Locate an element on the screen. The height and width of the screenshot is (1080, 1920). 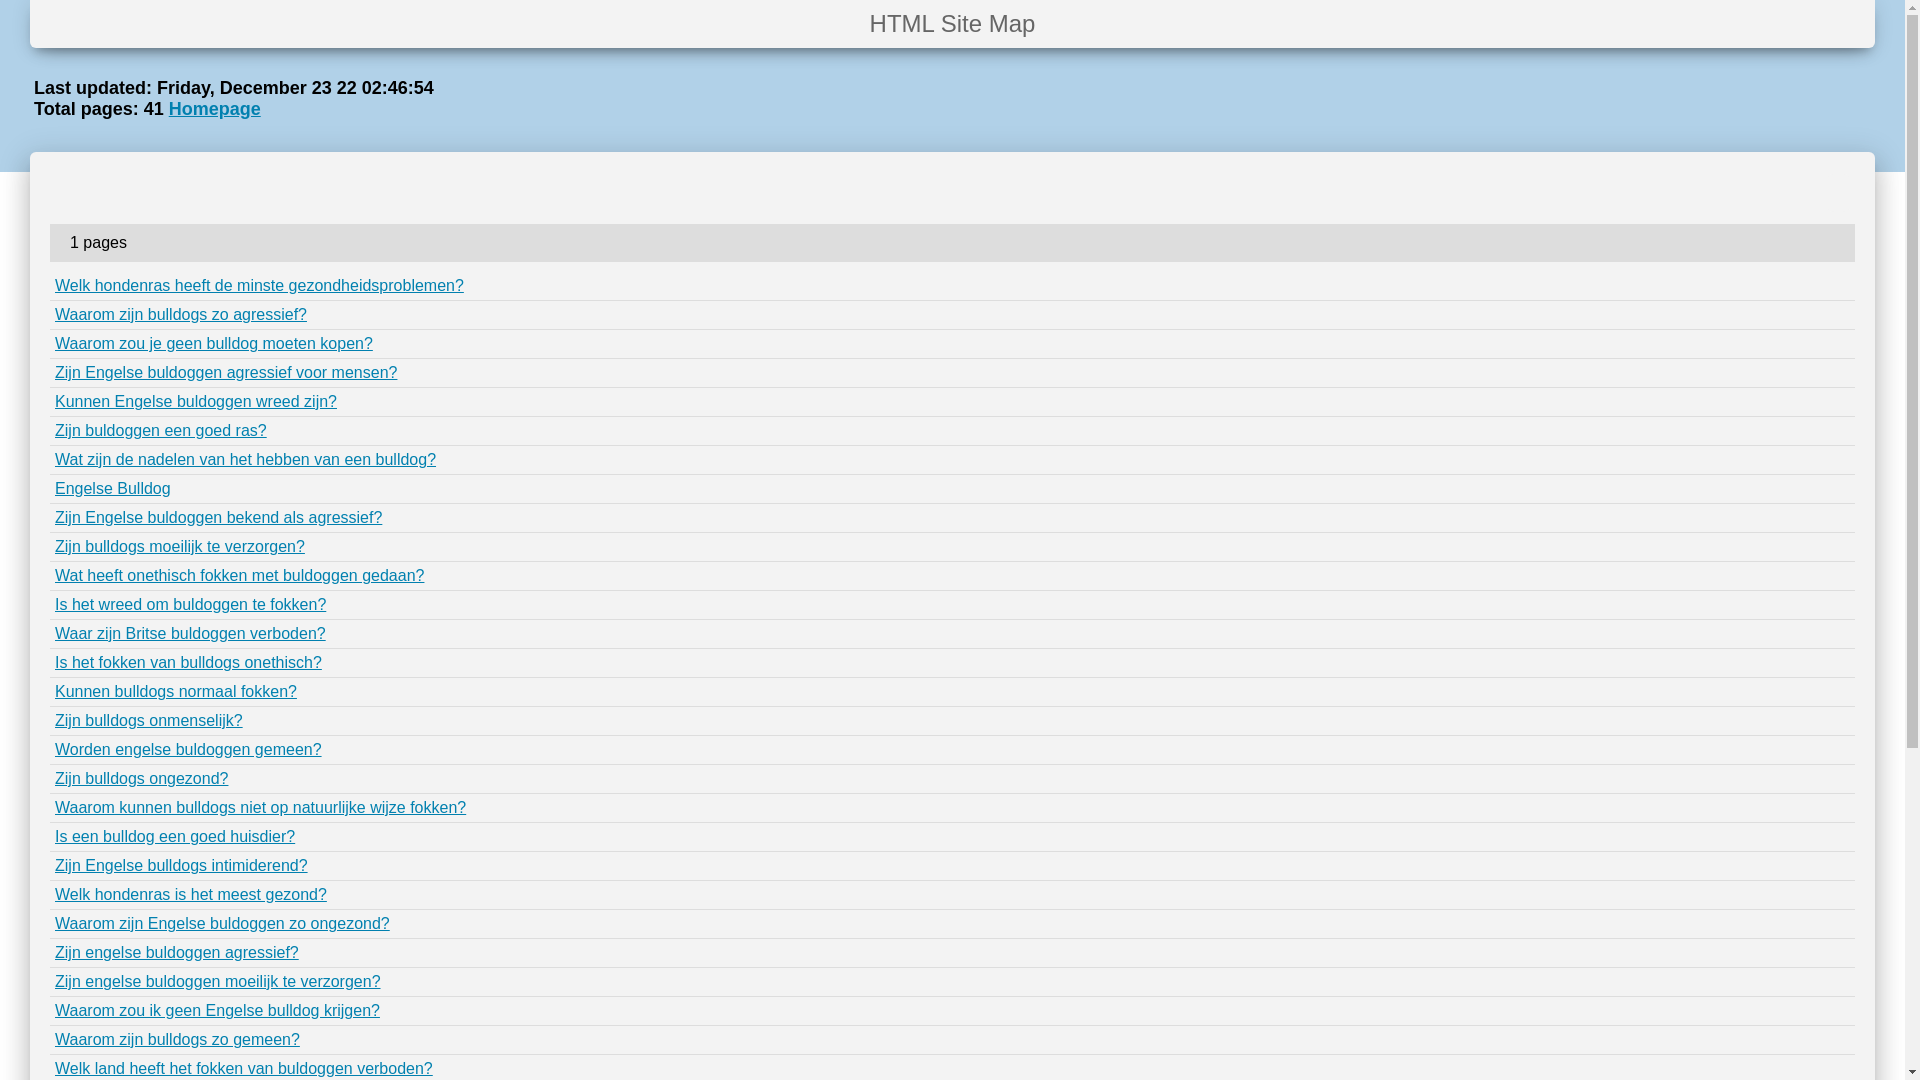
'Waar zijn Britse buldoggen verboden?' is located at coordinates (190, 633).